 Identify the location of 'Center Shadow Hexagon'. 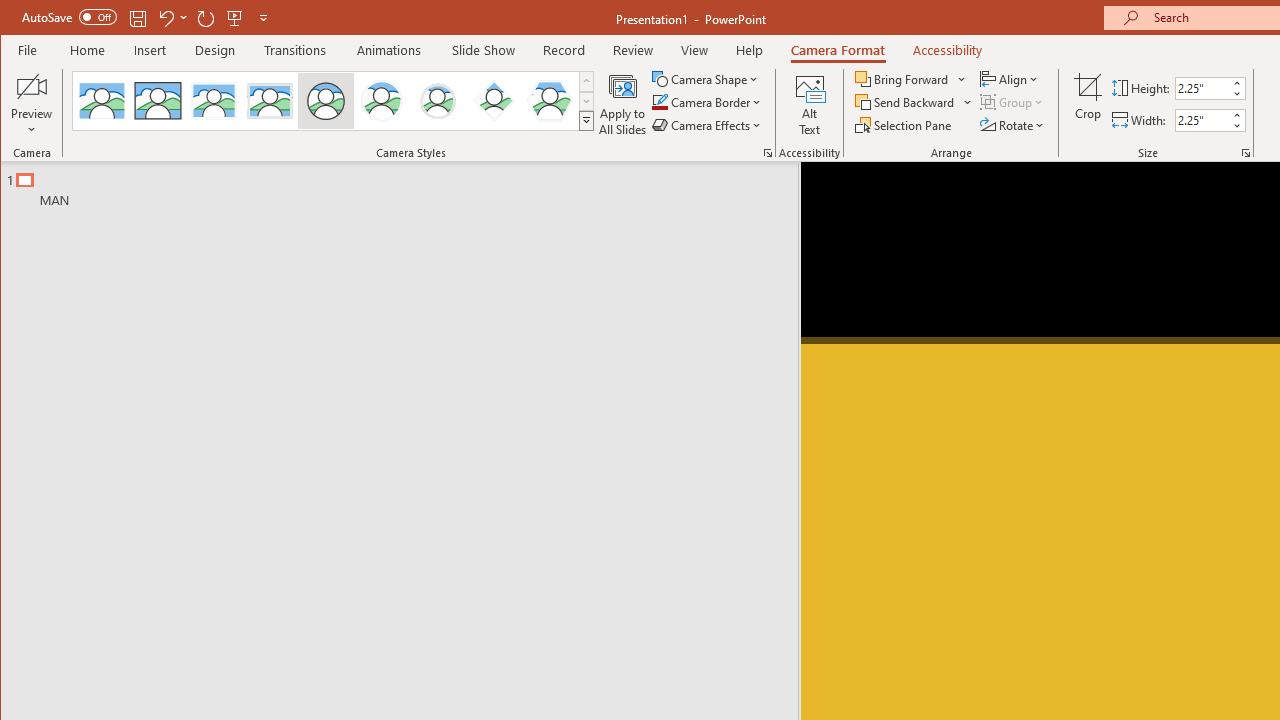
(550, 100).